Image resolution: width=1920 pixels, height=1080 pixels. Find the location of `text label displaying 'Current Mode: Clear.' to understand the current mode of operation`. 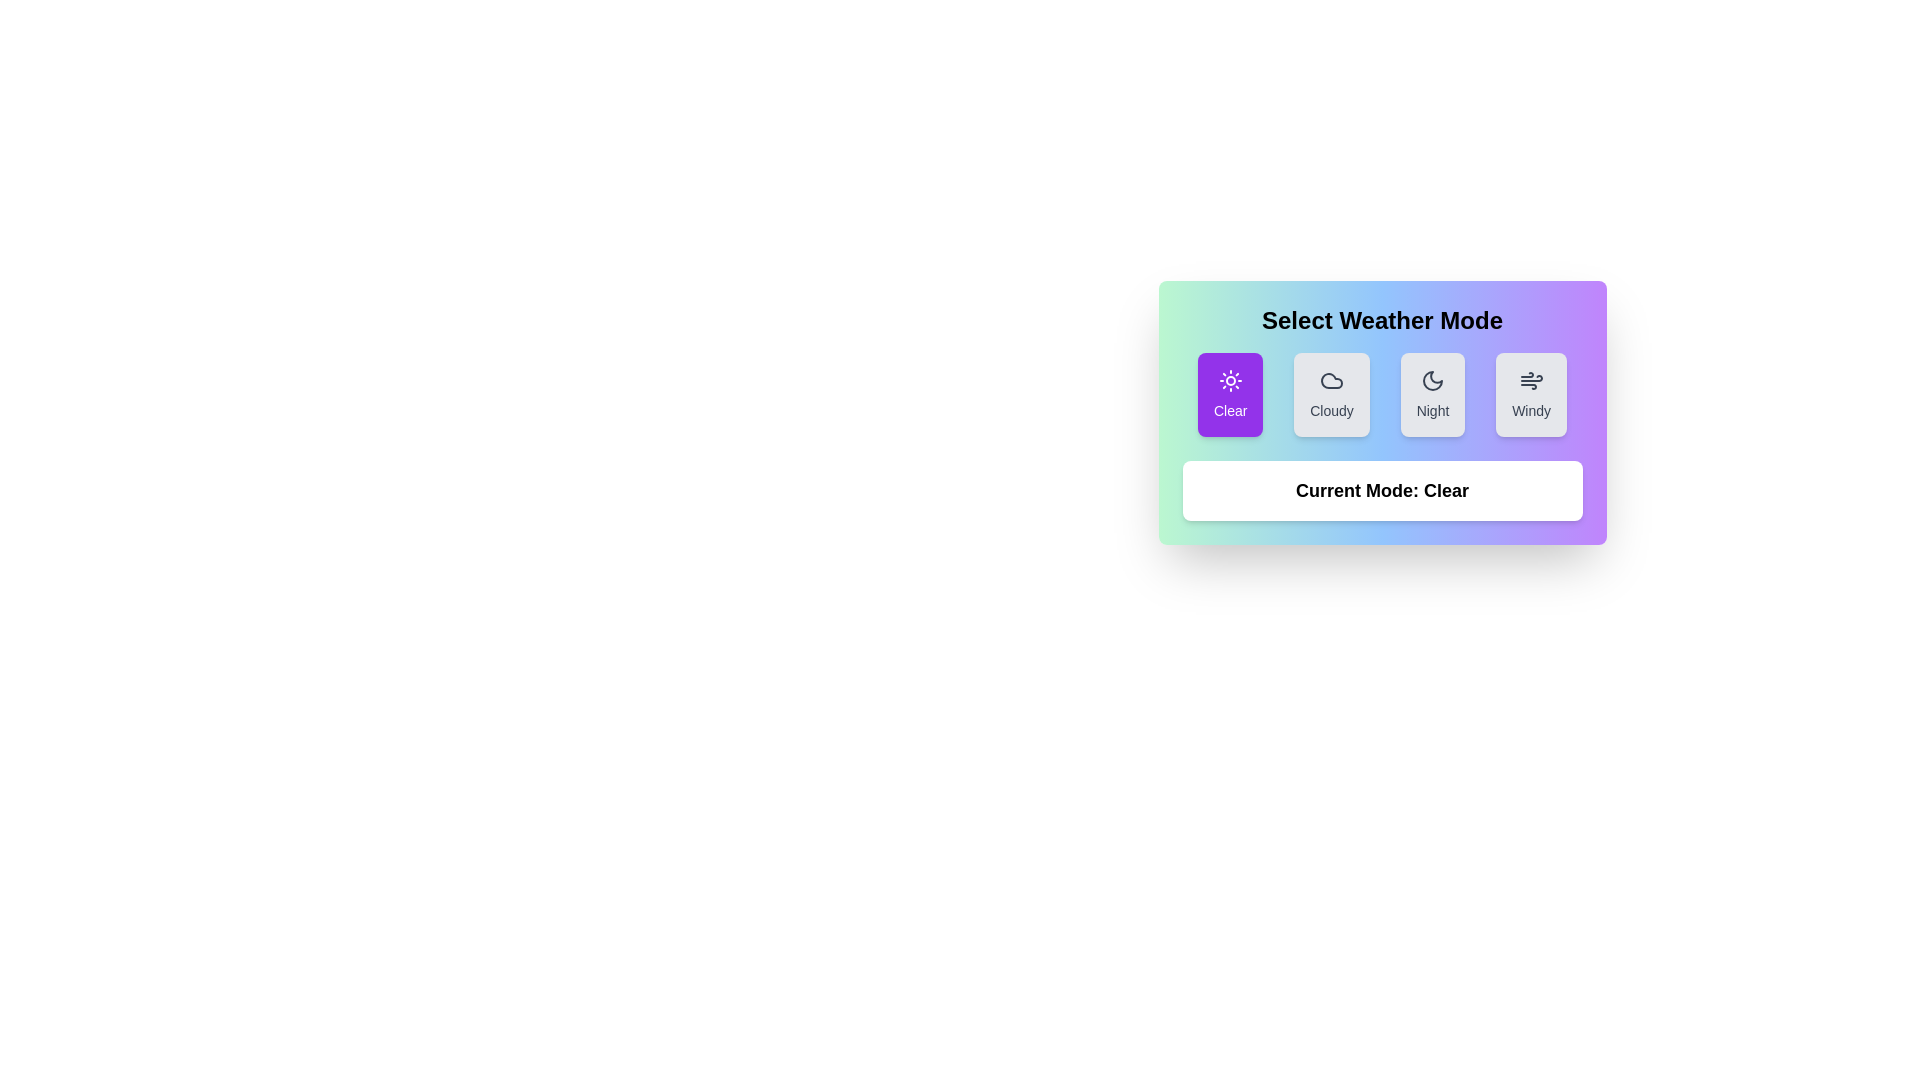

text label displaying 'Current Mode: Clear.' to understand the current mode of operation is located at coordinates (1381, 490).